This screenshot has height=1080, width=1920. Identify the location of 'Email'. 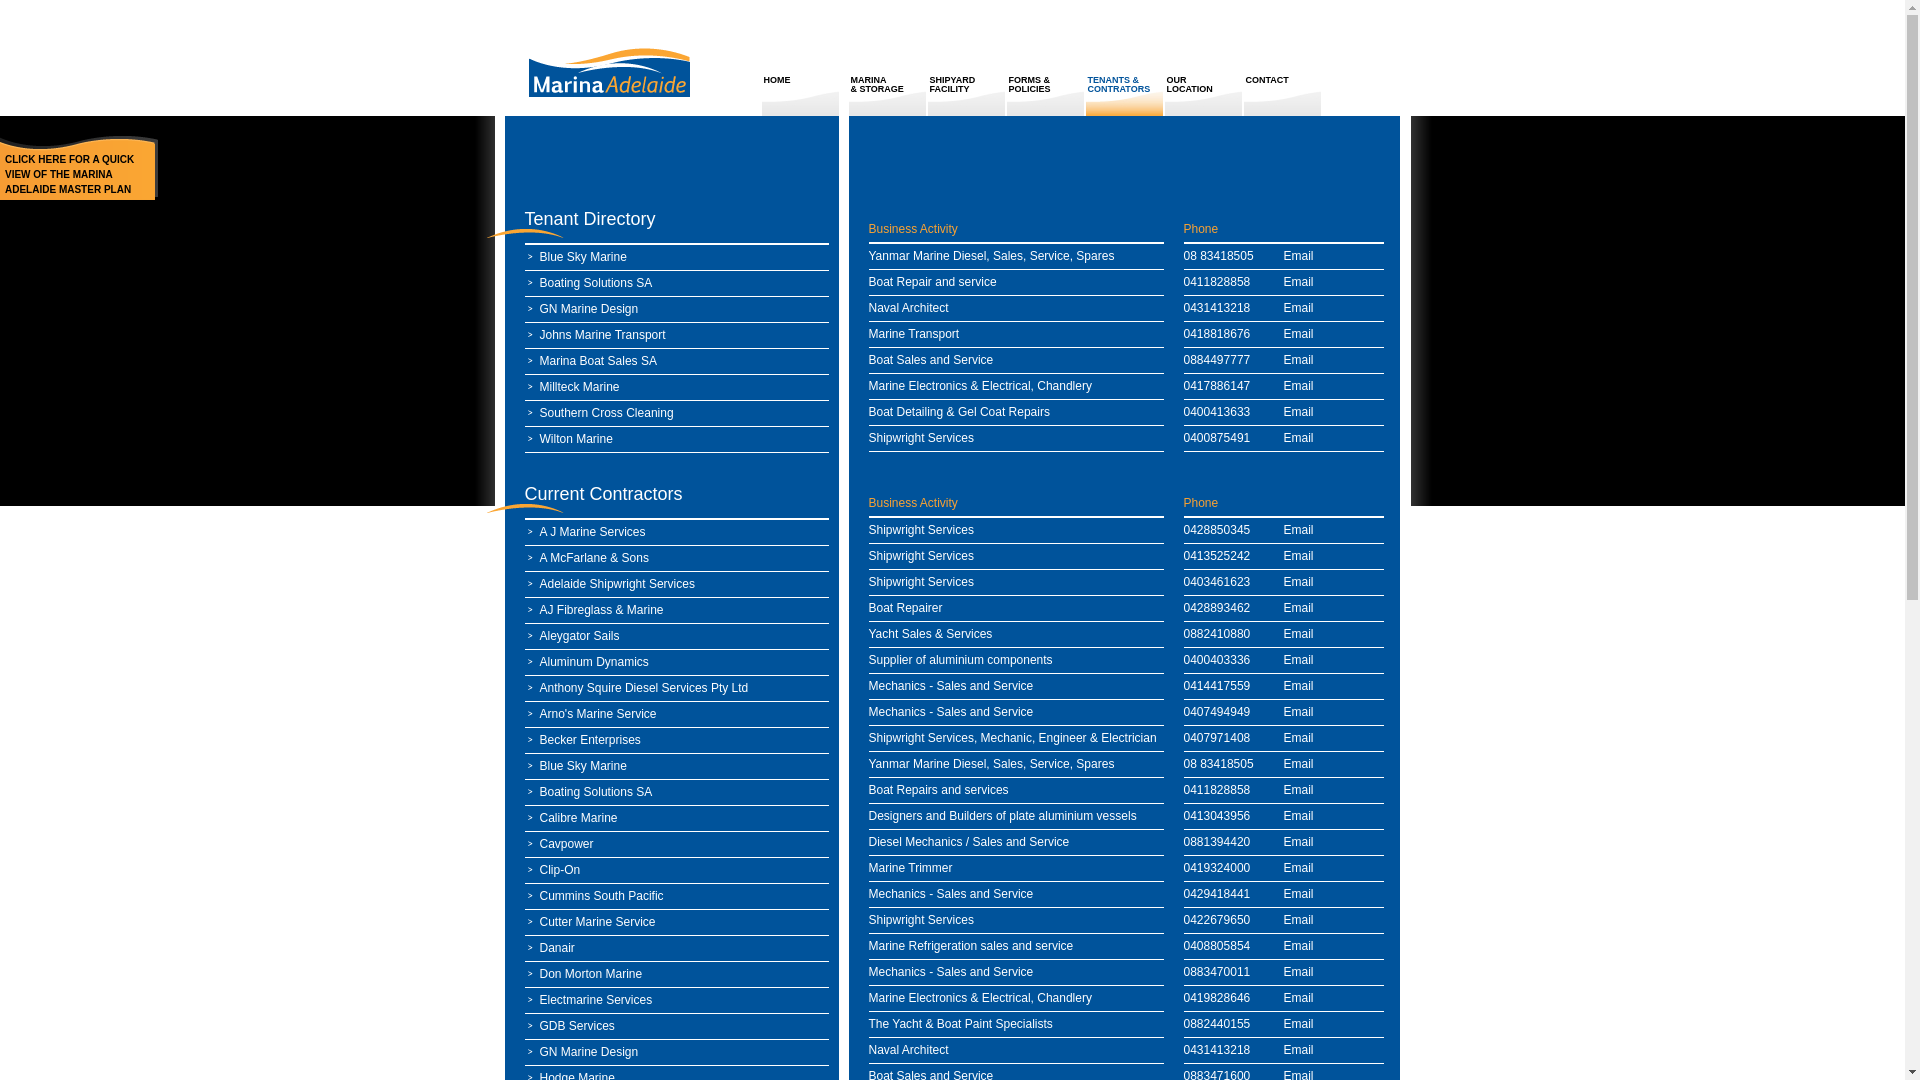
(1299, 633).